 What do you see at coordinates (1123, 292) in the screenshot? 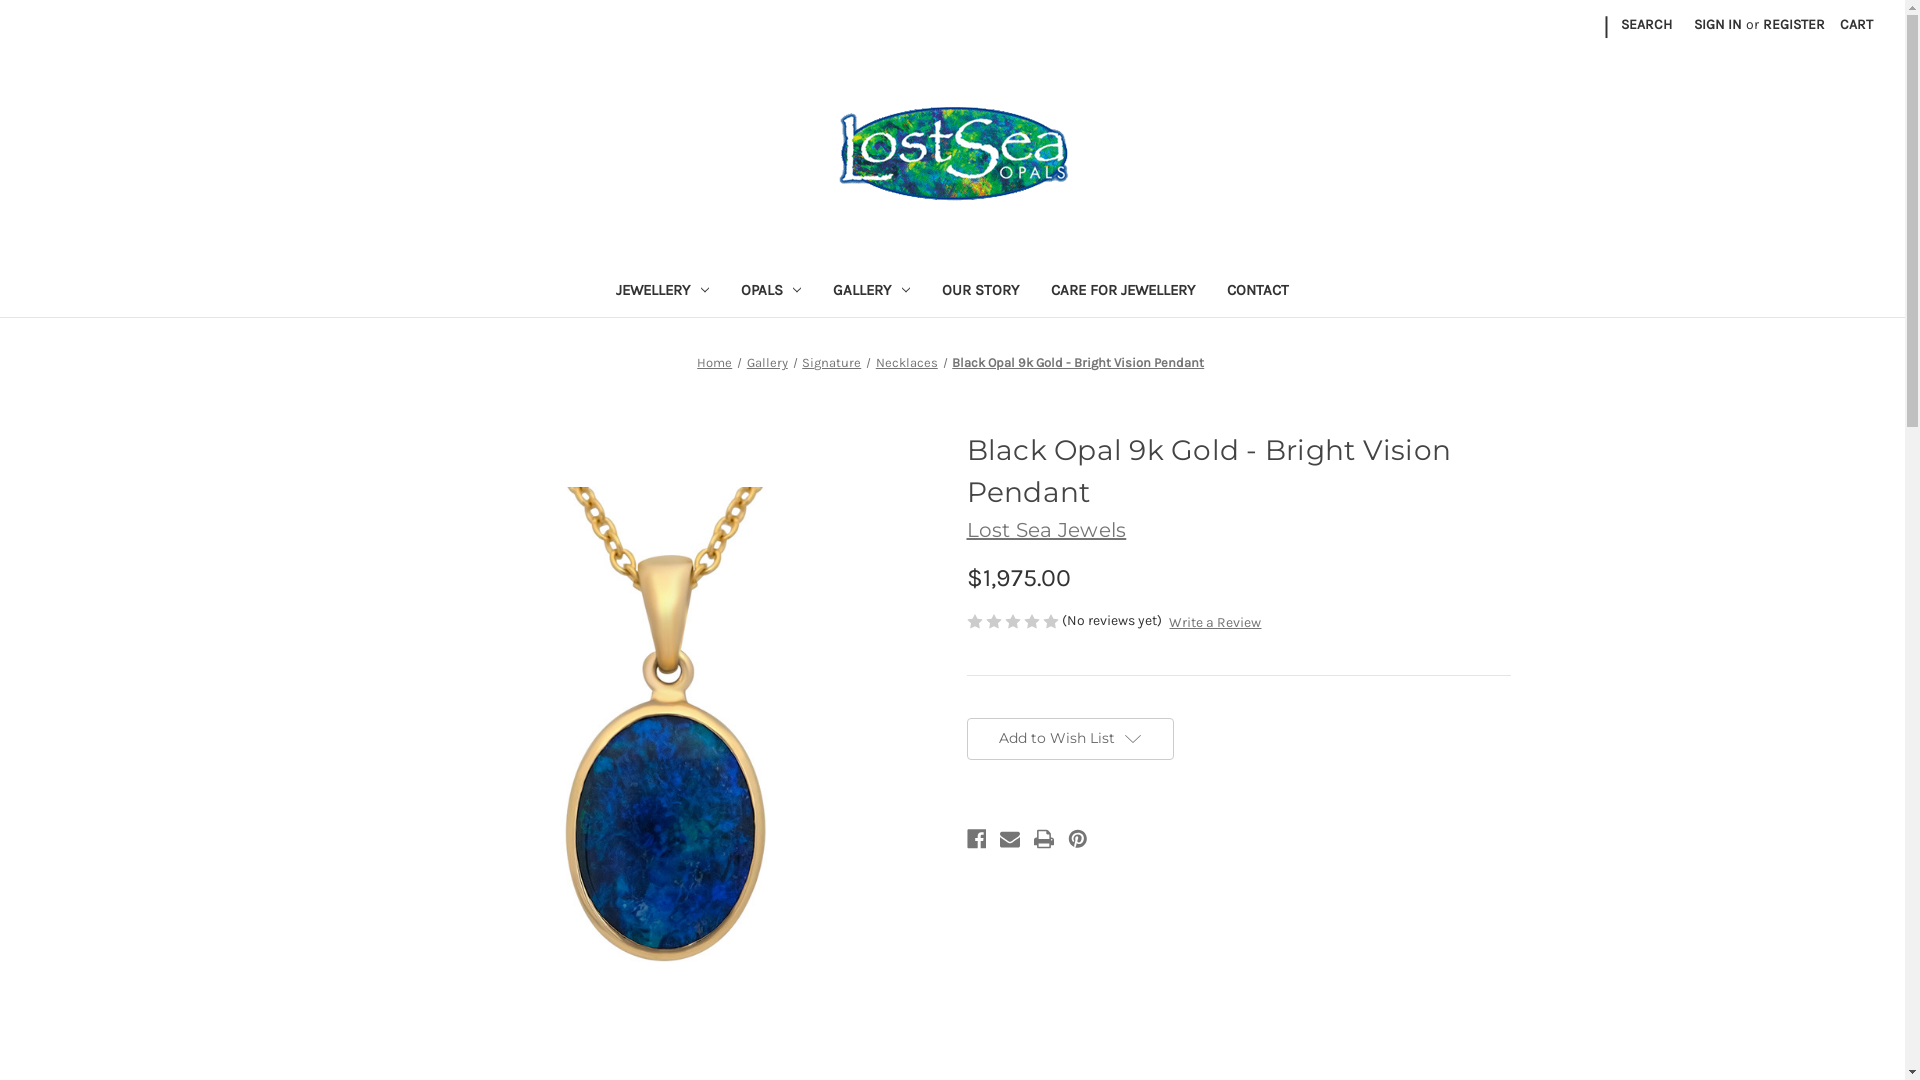
I see `'CARE FOR JEWELLERY'` at bounding box center [1123, 292].